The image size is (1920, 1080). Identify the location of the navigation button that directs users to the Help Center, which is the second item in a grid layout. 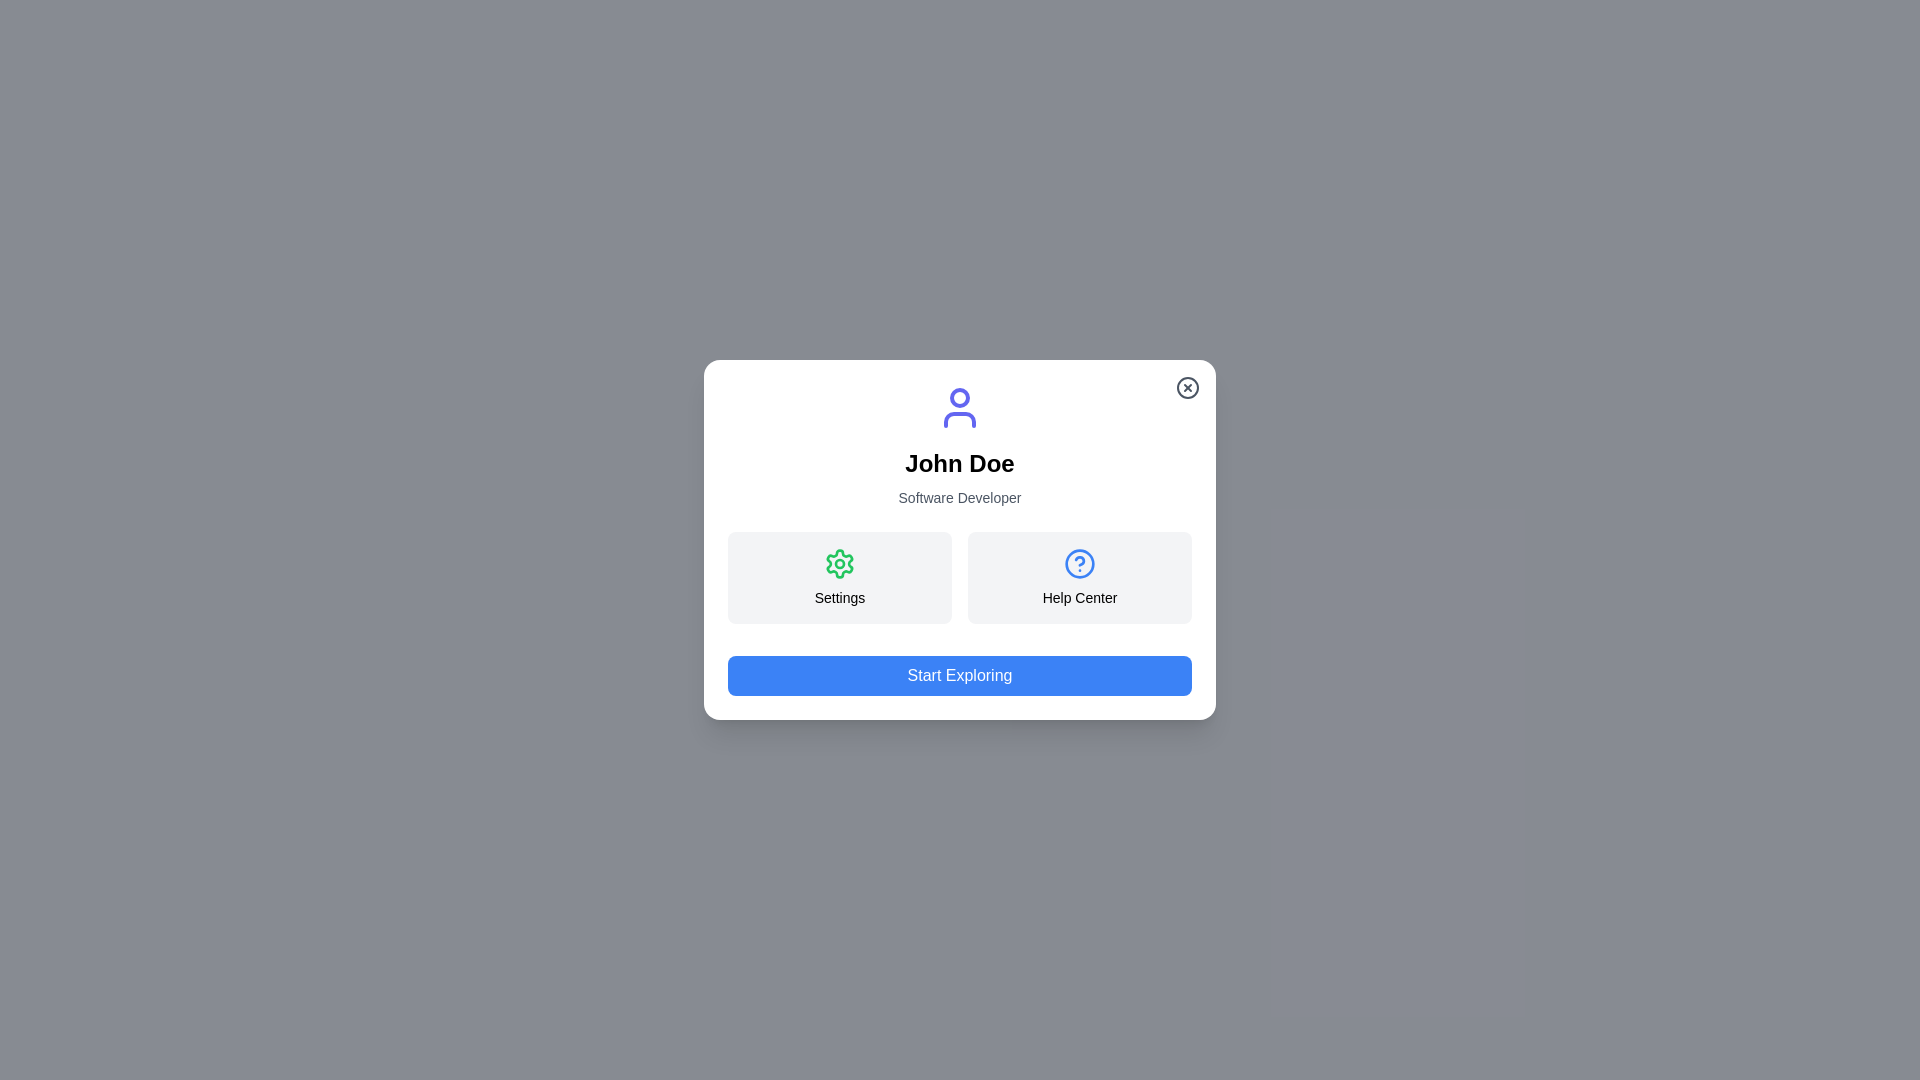
(1079, 578).